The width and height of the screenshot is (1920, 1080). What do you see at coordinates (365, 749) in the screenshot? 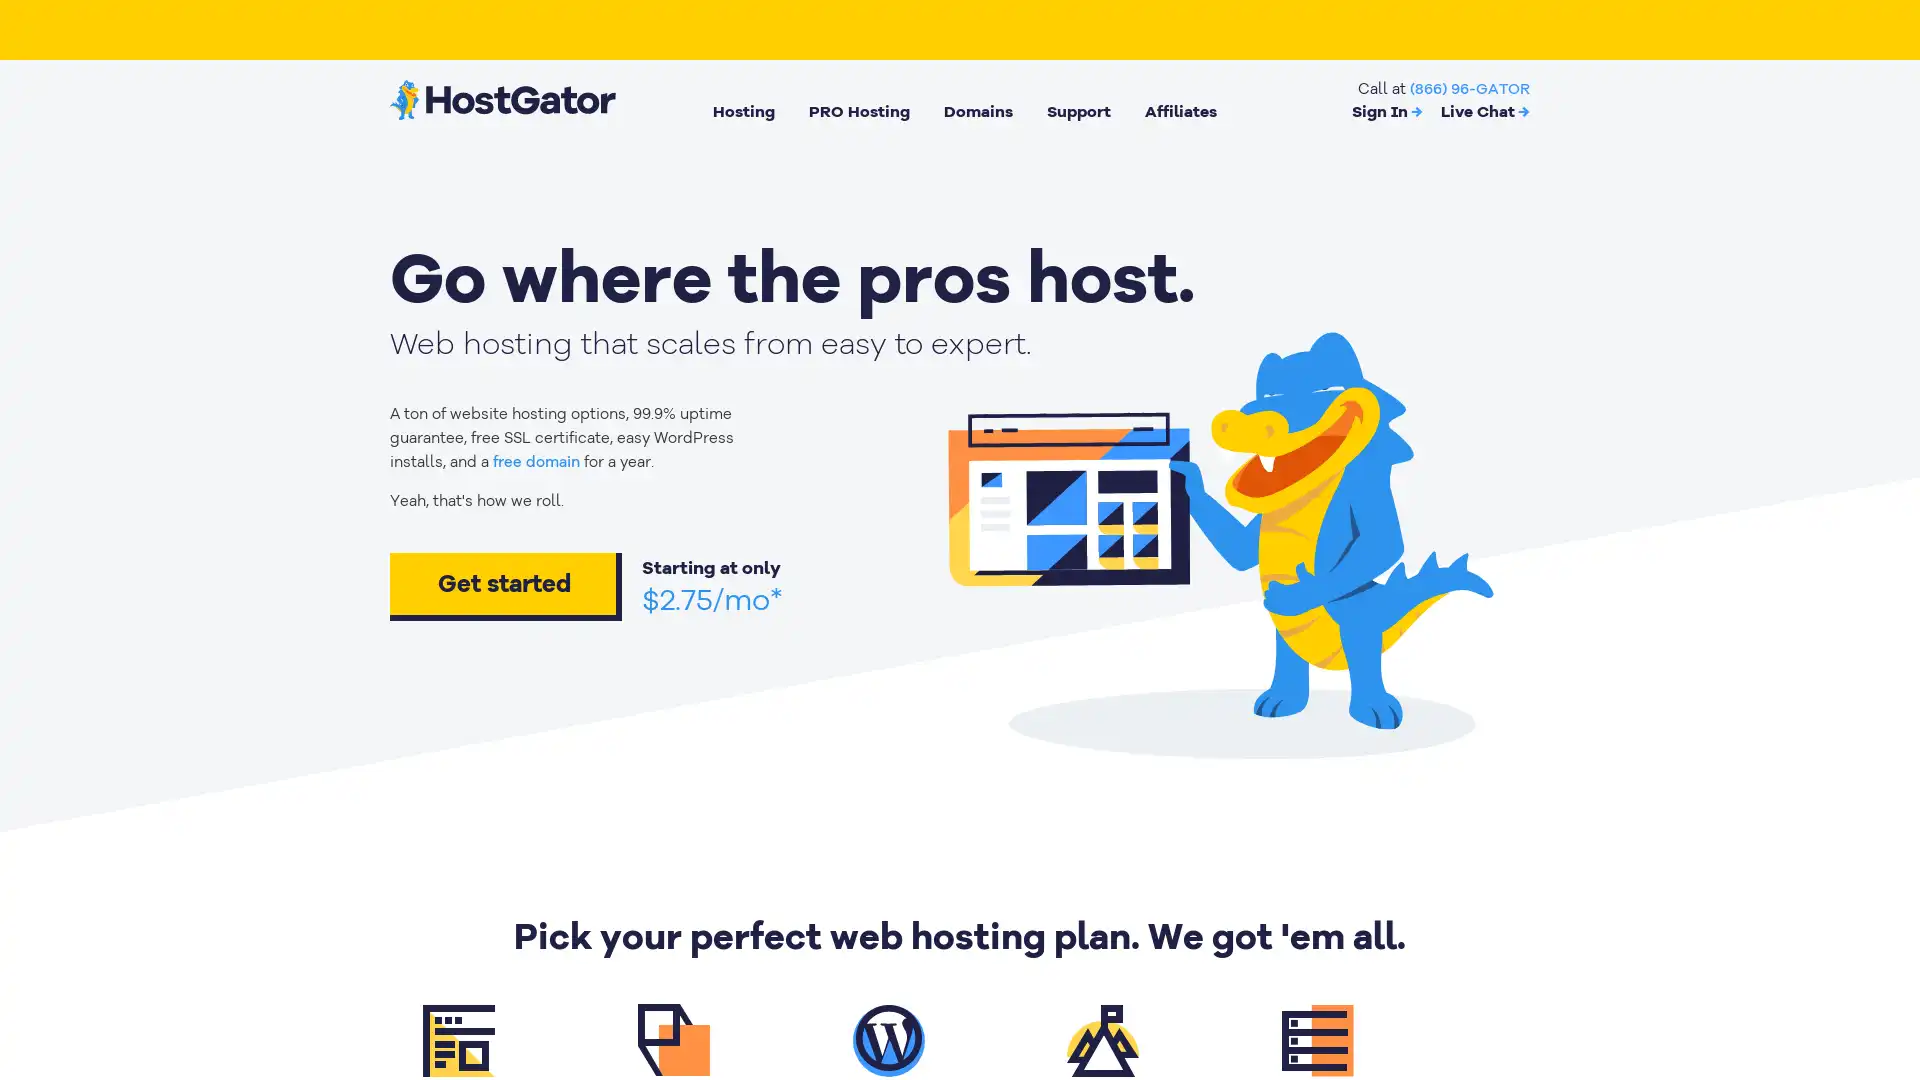
I see `Close` at bounding box center [365, 749].